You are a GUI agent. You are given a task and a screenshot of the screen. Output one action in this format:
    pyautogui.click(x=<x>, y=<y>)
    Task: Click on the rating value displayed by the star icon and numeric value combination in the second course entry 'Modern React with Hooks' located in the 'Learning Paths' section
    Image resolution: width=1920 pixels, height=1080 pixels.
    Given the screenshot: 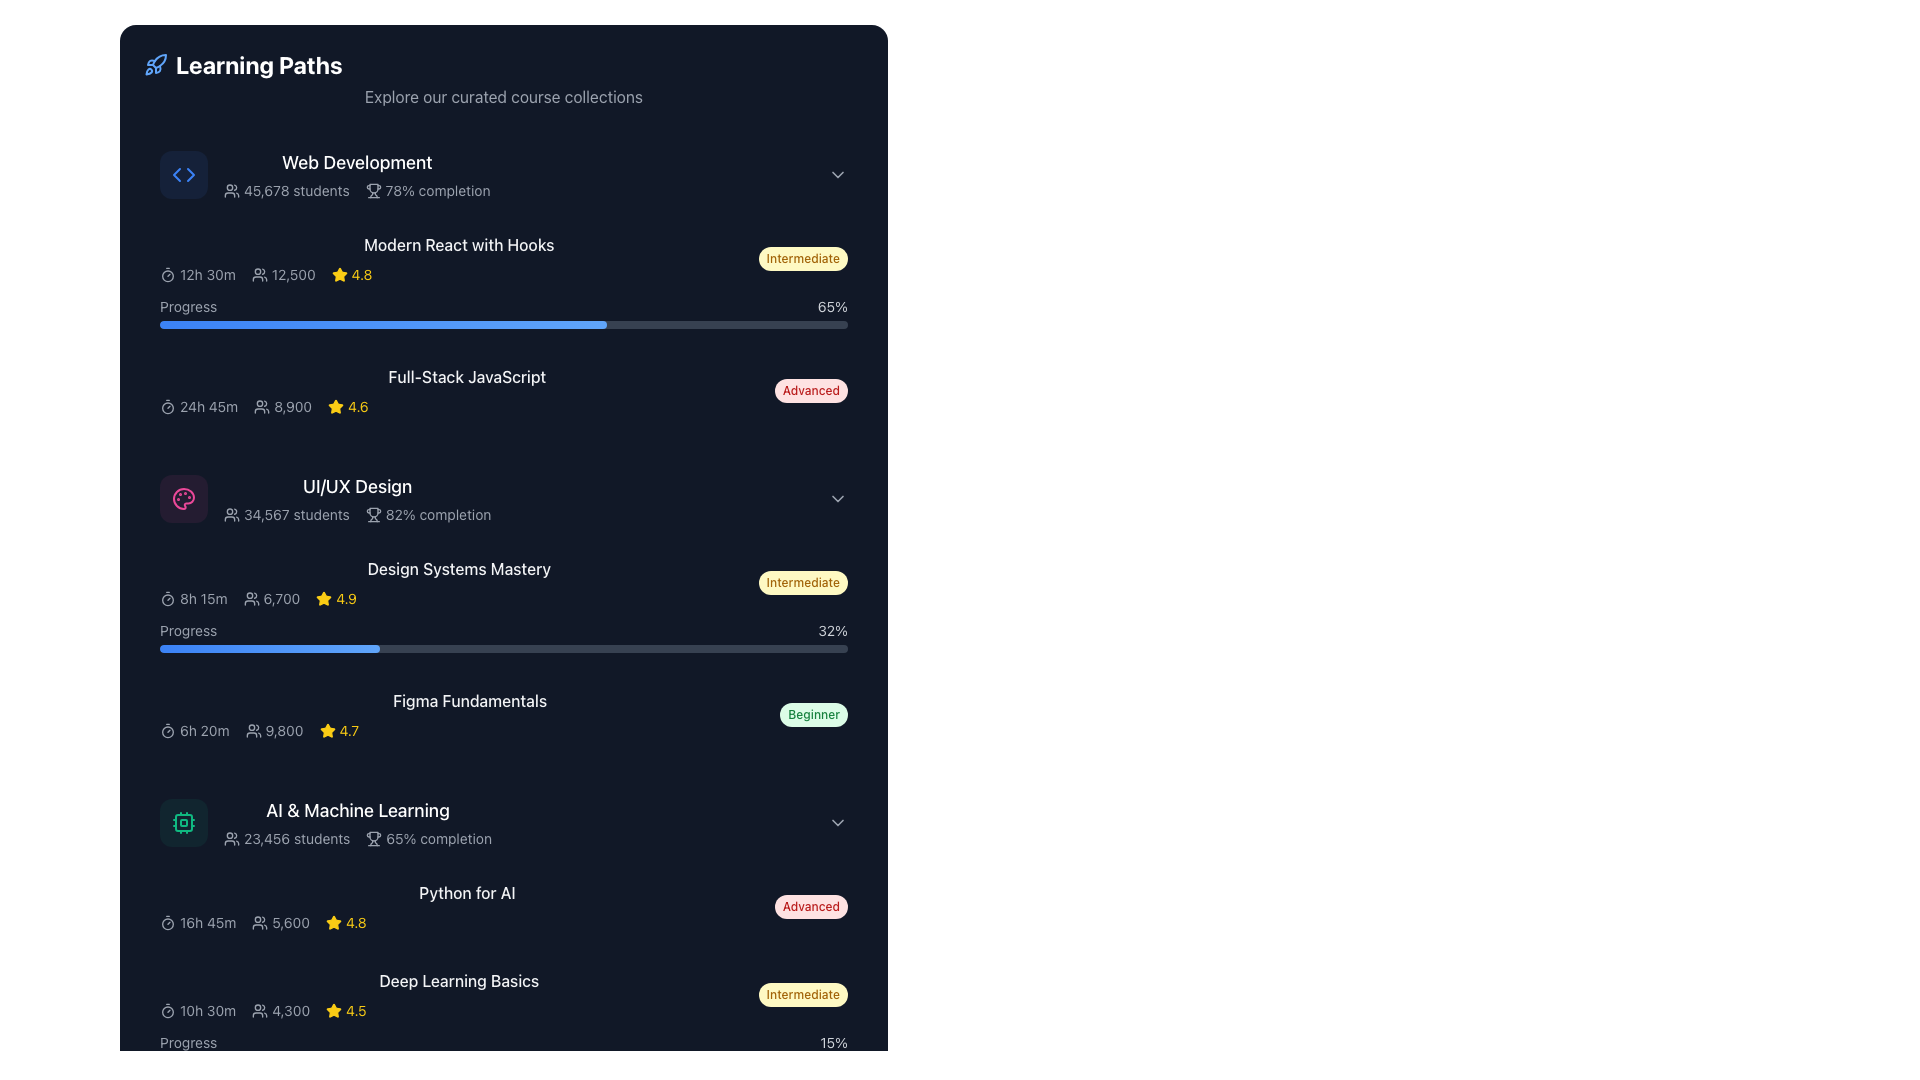 What is the action you would take?
    pyautogui.click(x=352, y=274)
    